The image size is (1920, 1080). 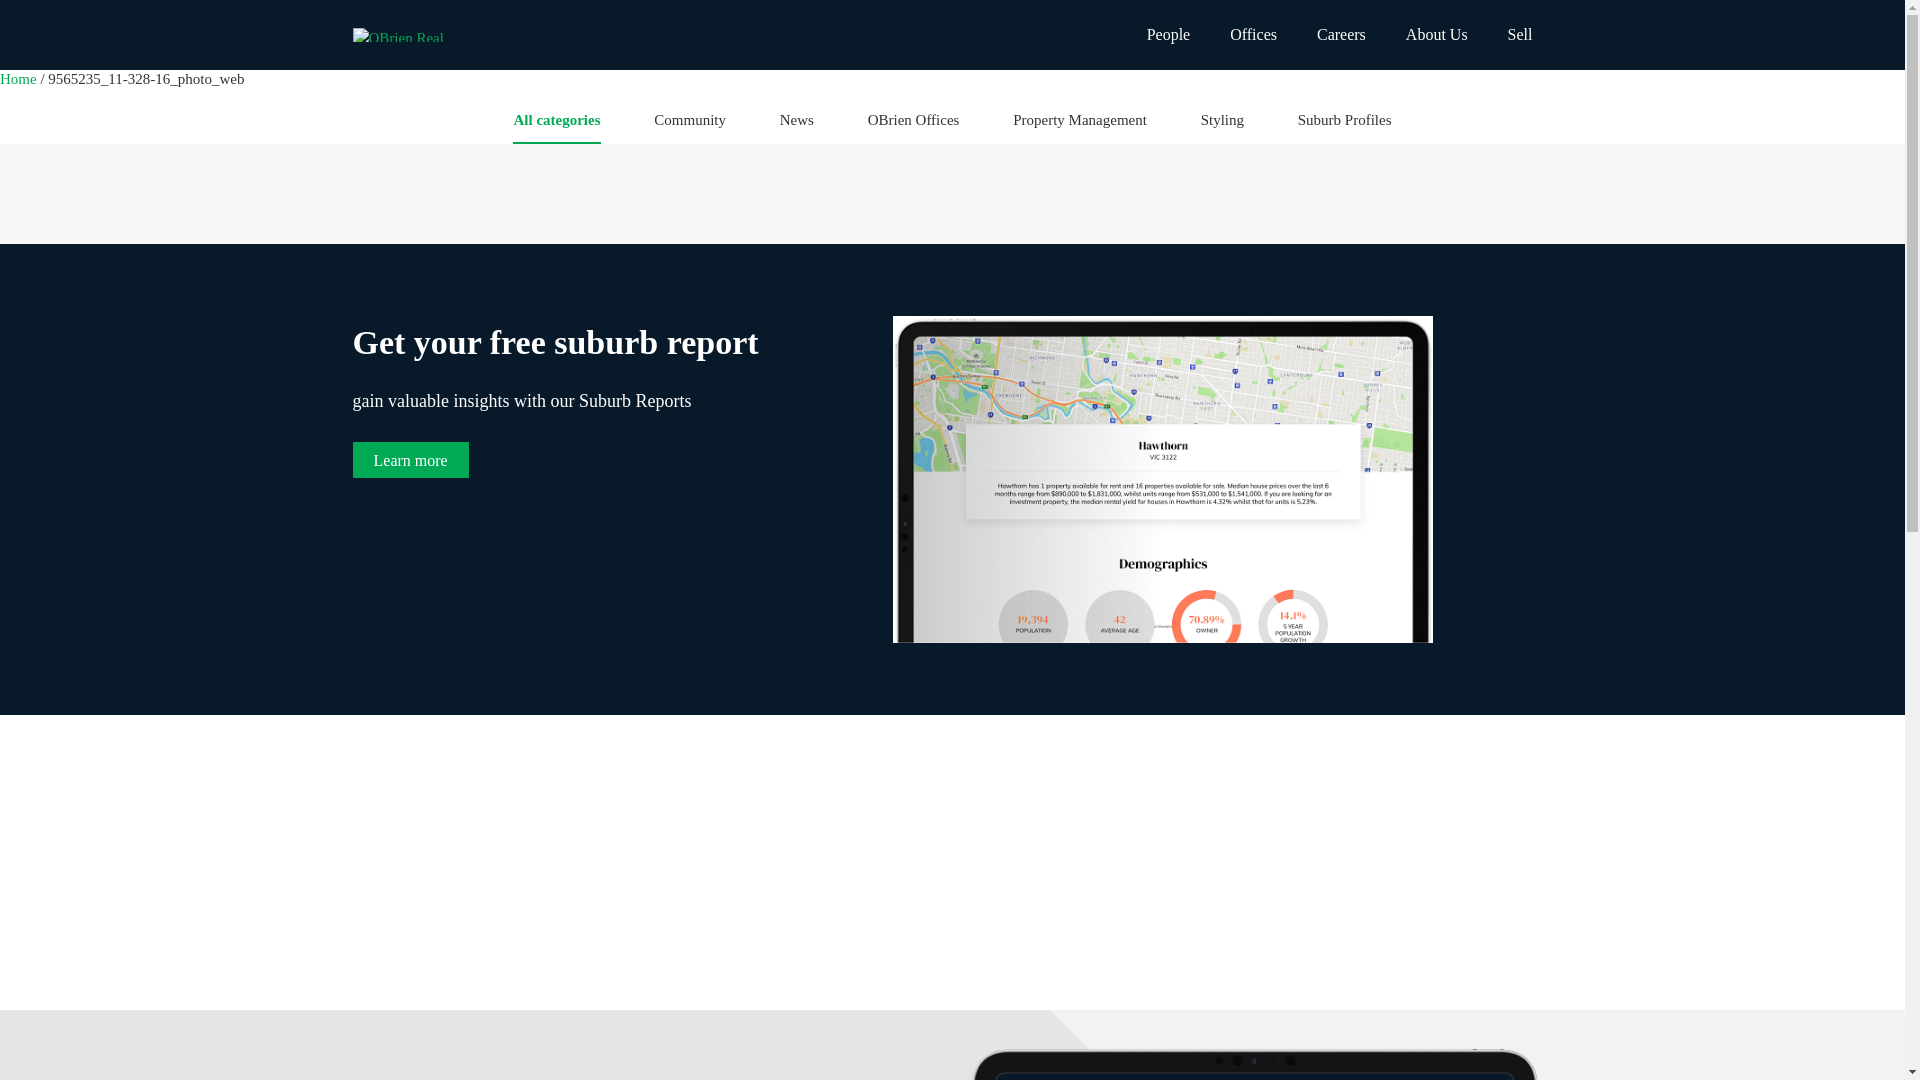 What do you see at coordinates (1252, 34) in the screenshot?
I see `'Offices'` at bounding box center [1252, 34].